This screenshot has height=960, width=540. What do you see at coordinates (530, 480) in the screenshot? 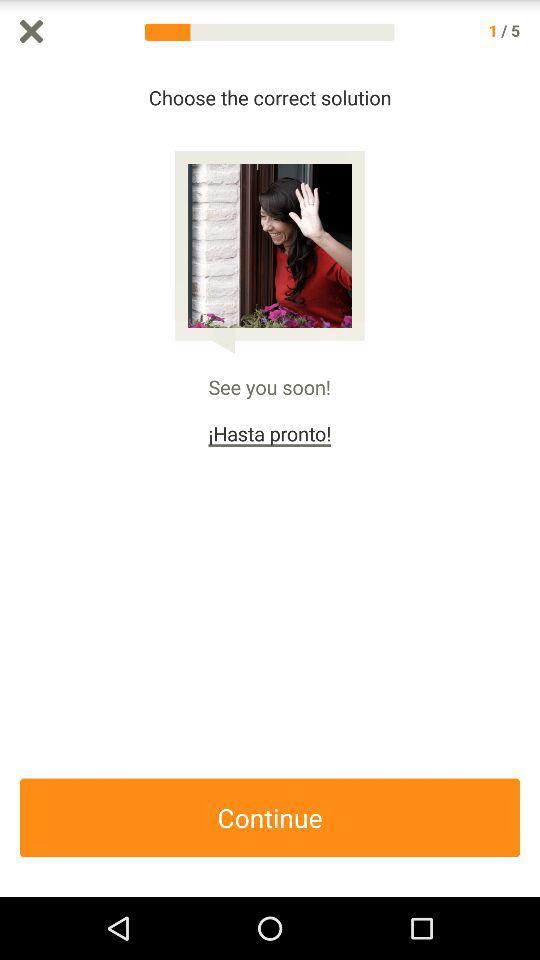
I see `down` at bounding box center [530, 480].